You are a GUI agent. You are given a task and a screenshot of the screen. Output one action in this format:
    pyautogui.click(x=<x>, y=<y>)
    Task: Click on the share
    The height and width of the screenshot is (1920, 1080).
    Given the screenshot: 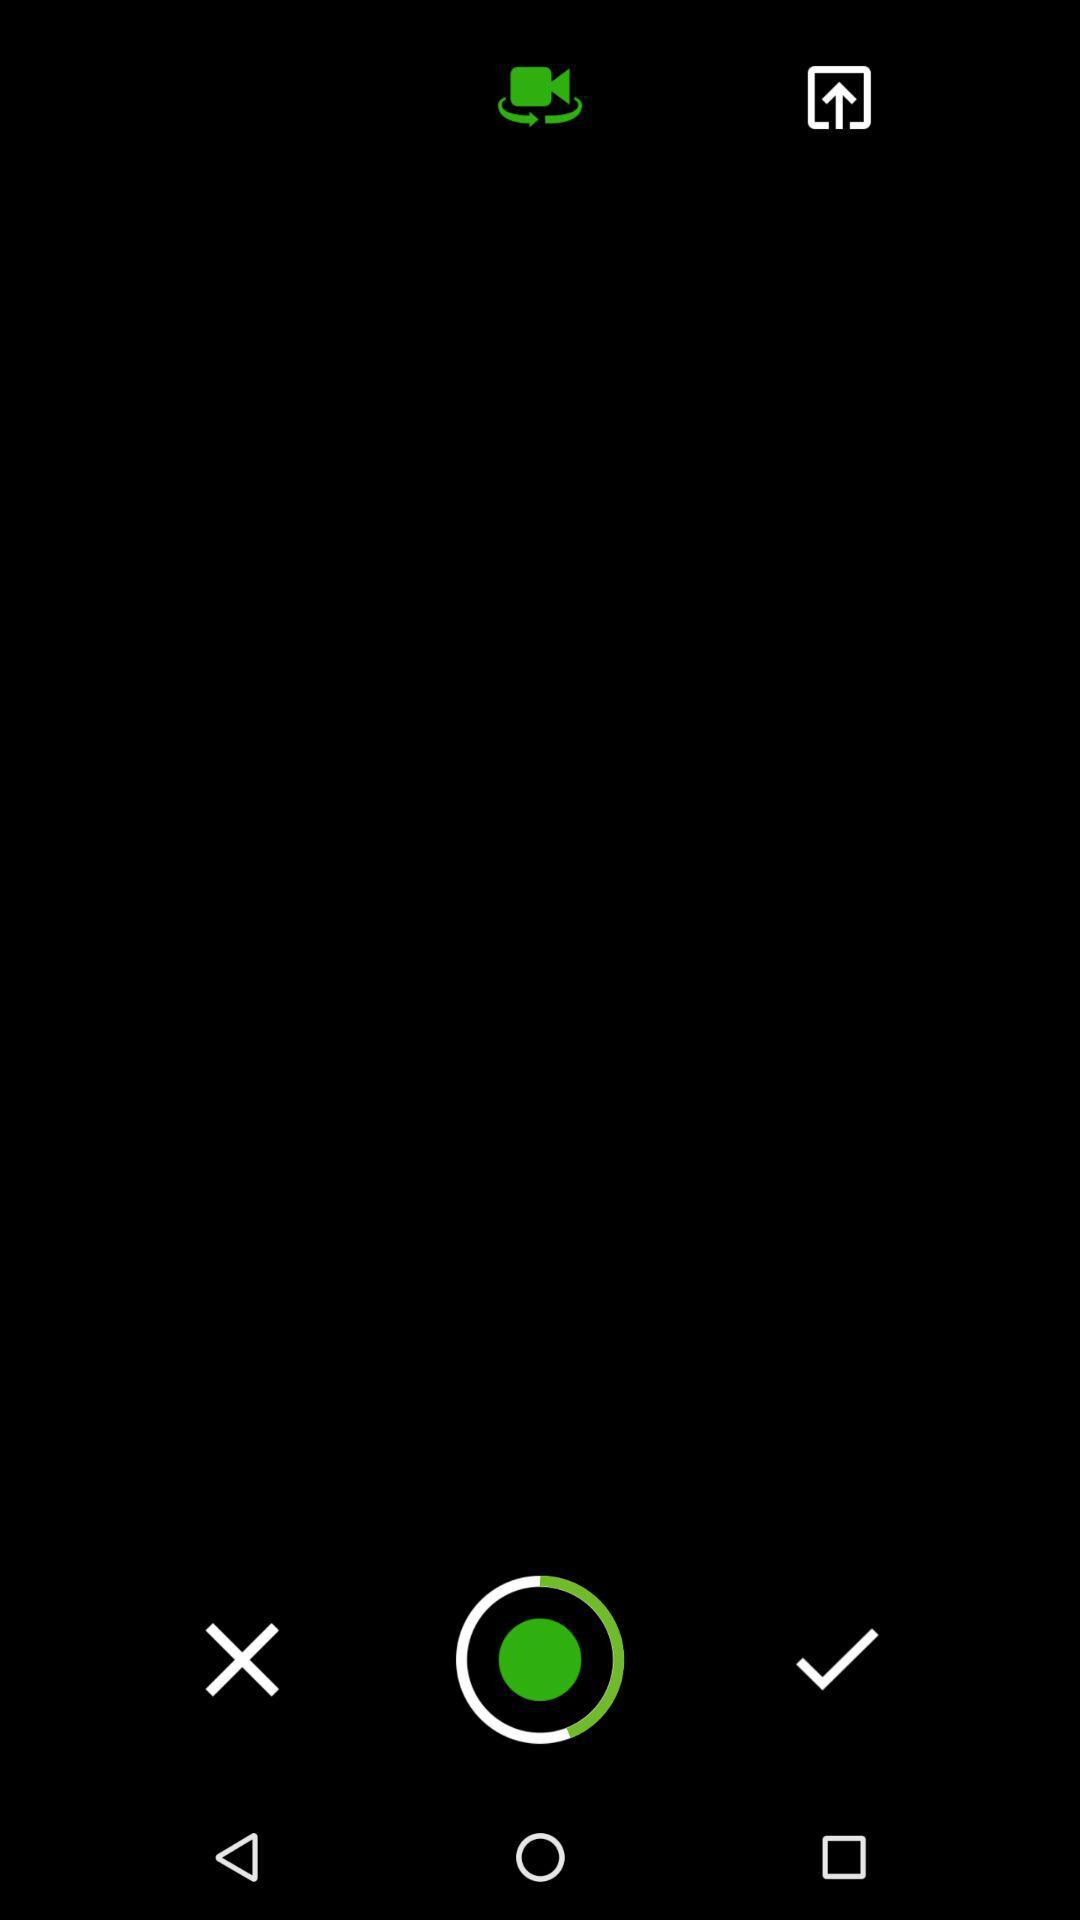 What is the action you would take?
    pyautogui.click(x=838, y=96)
    